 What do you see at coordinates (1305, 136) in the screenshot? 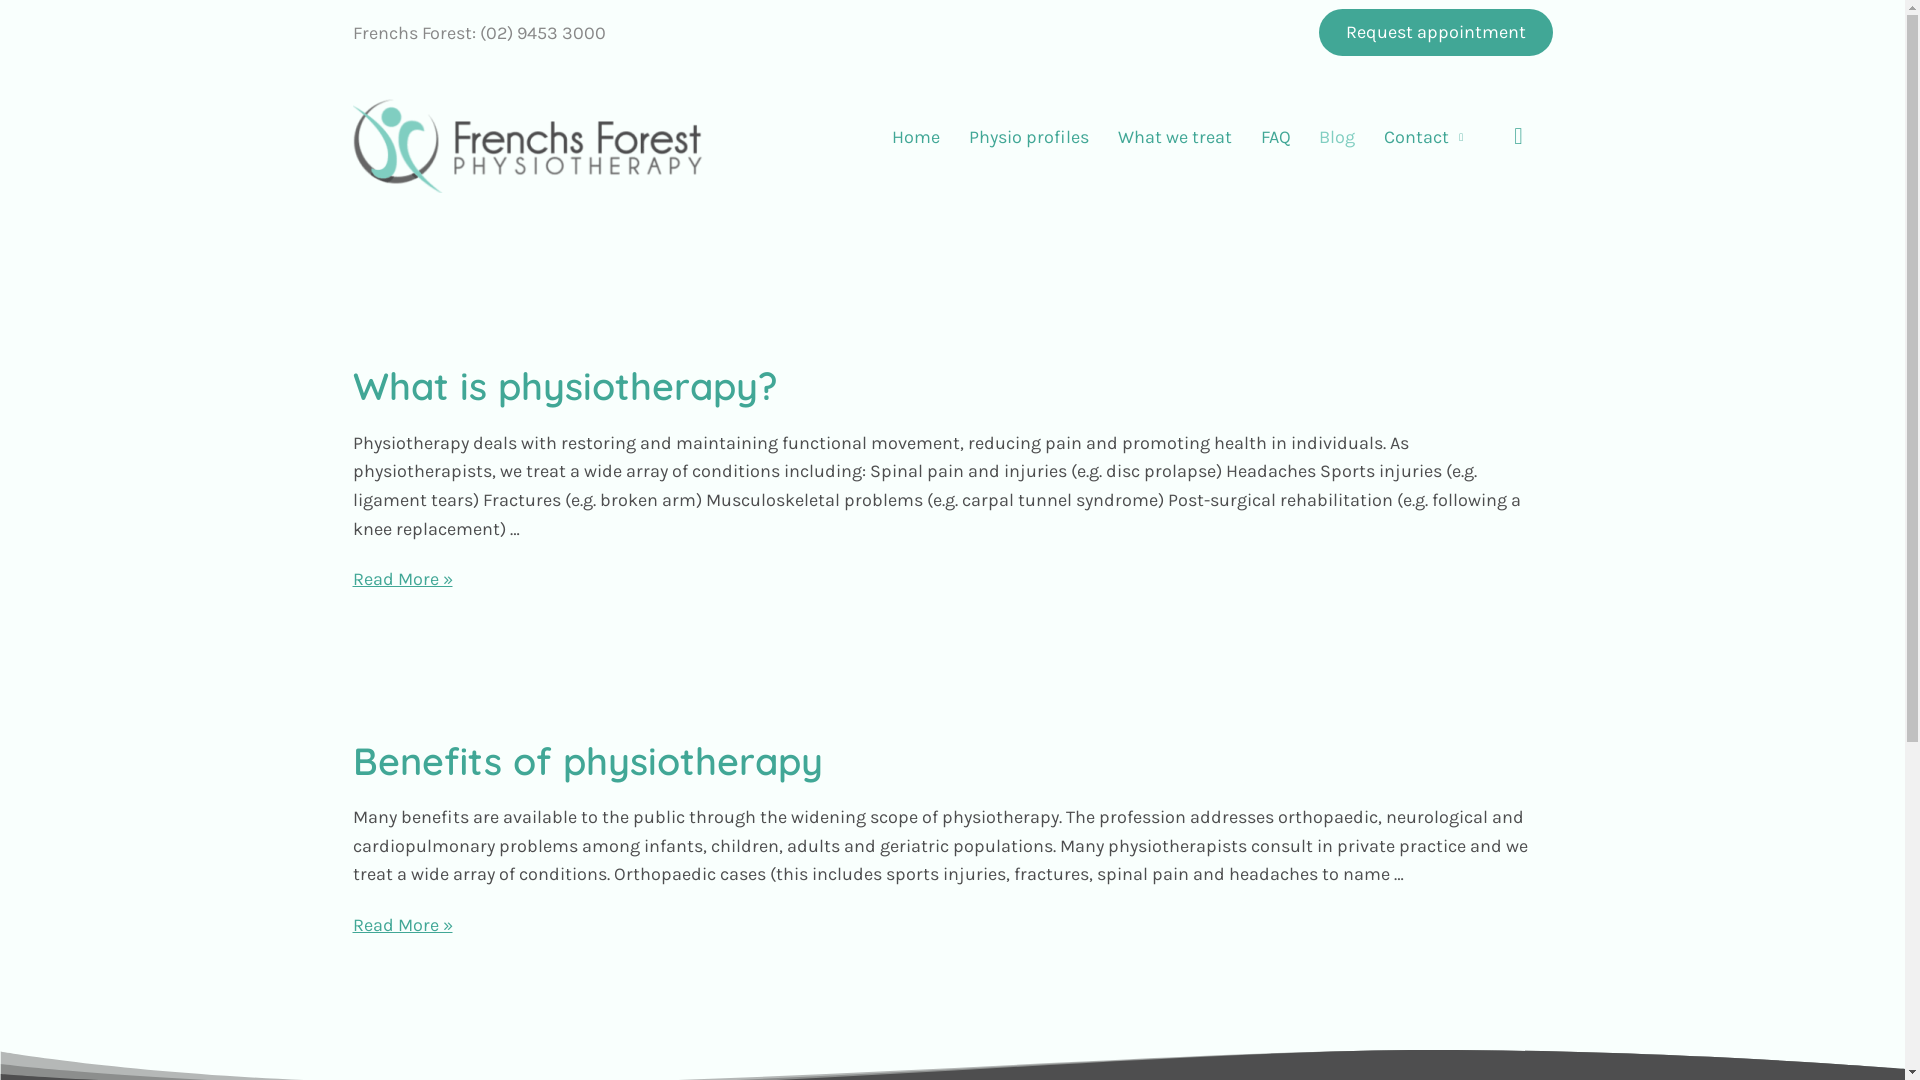
I see `'Blog'` at bounding box center [1305, 136].